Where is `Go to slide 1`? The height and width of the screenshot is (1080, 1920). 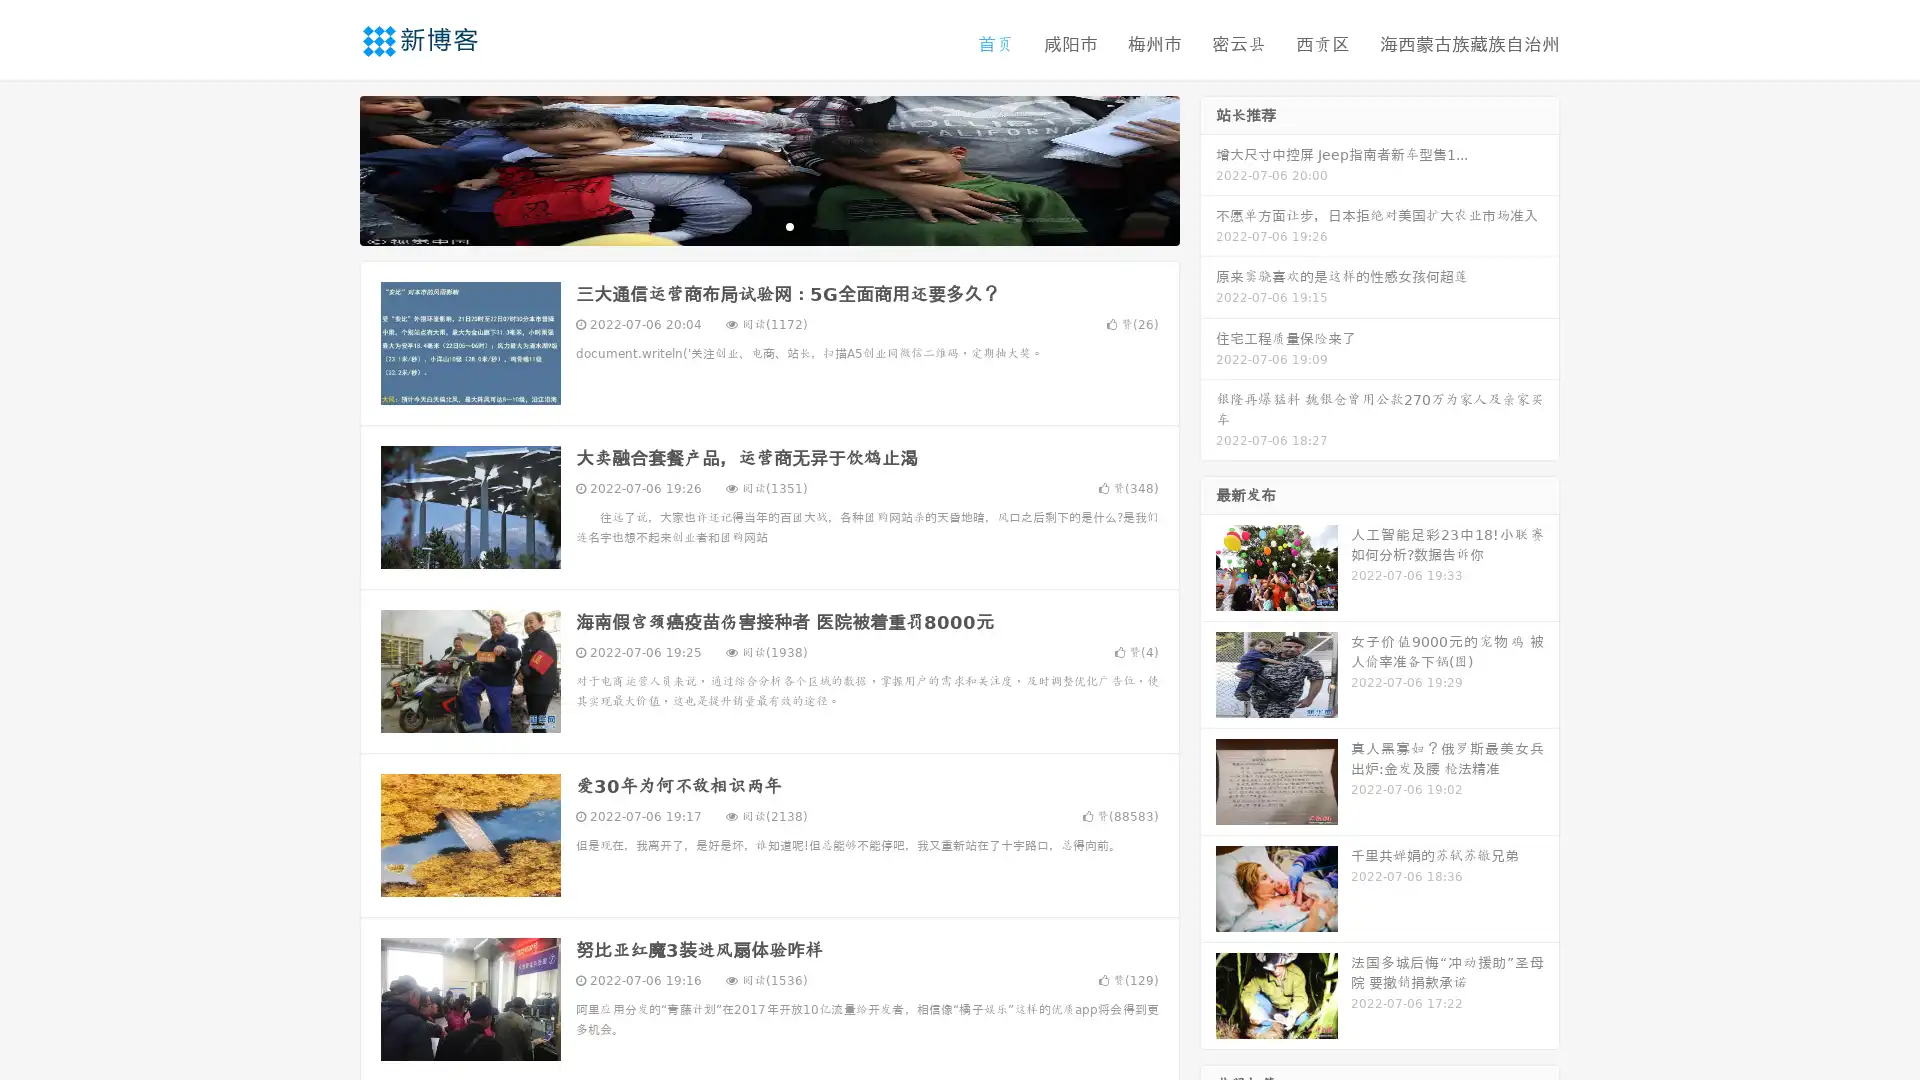 Go to slide 1 is located at coordinates (748, 225).